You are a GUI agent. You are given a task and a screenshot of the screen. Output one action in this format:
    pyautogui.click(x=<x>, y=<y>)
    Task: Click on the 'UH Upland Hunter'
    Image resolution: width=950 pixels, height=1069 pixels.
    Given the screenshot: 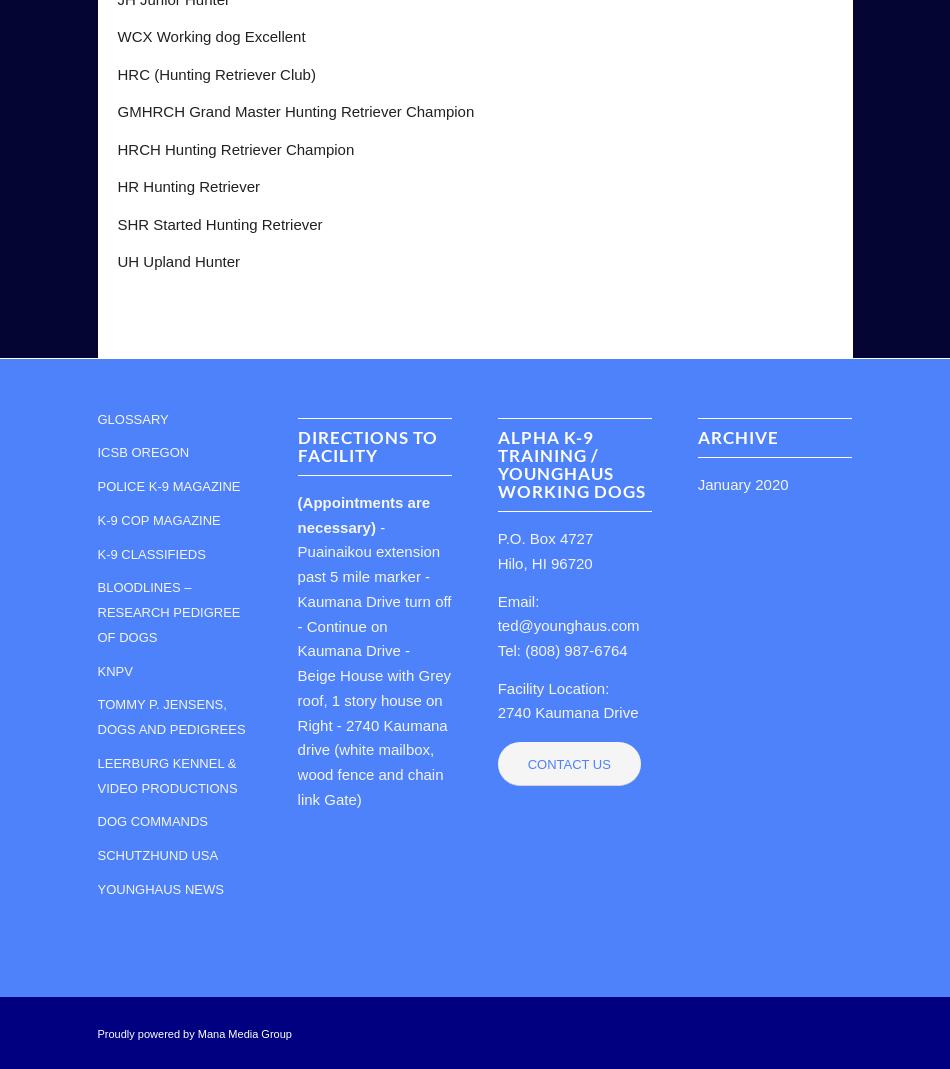 What is the action you would take?
    pyautogui.click(x=178, y=260)
    